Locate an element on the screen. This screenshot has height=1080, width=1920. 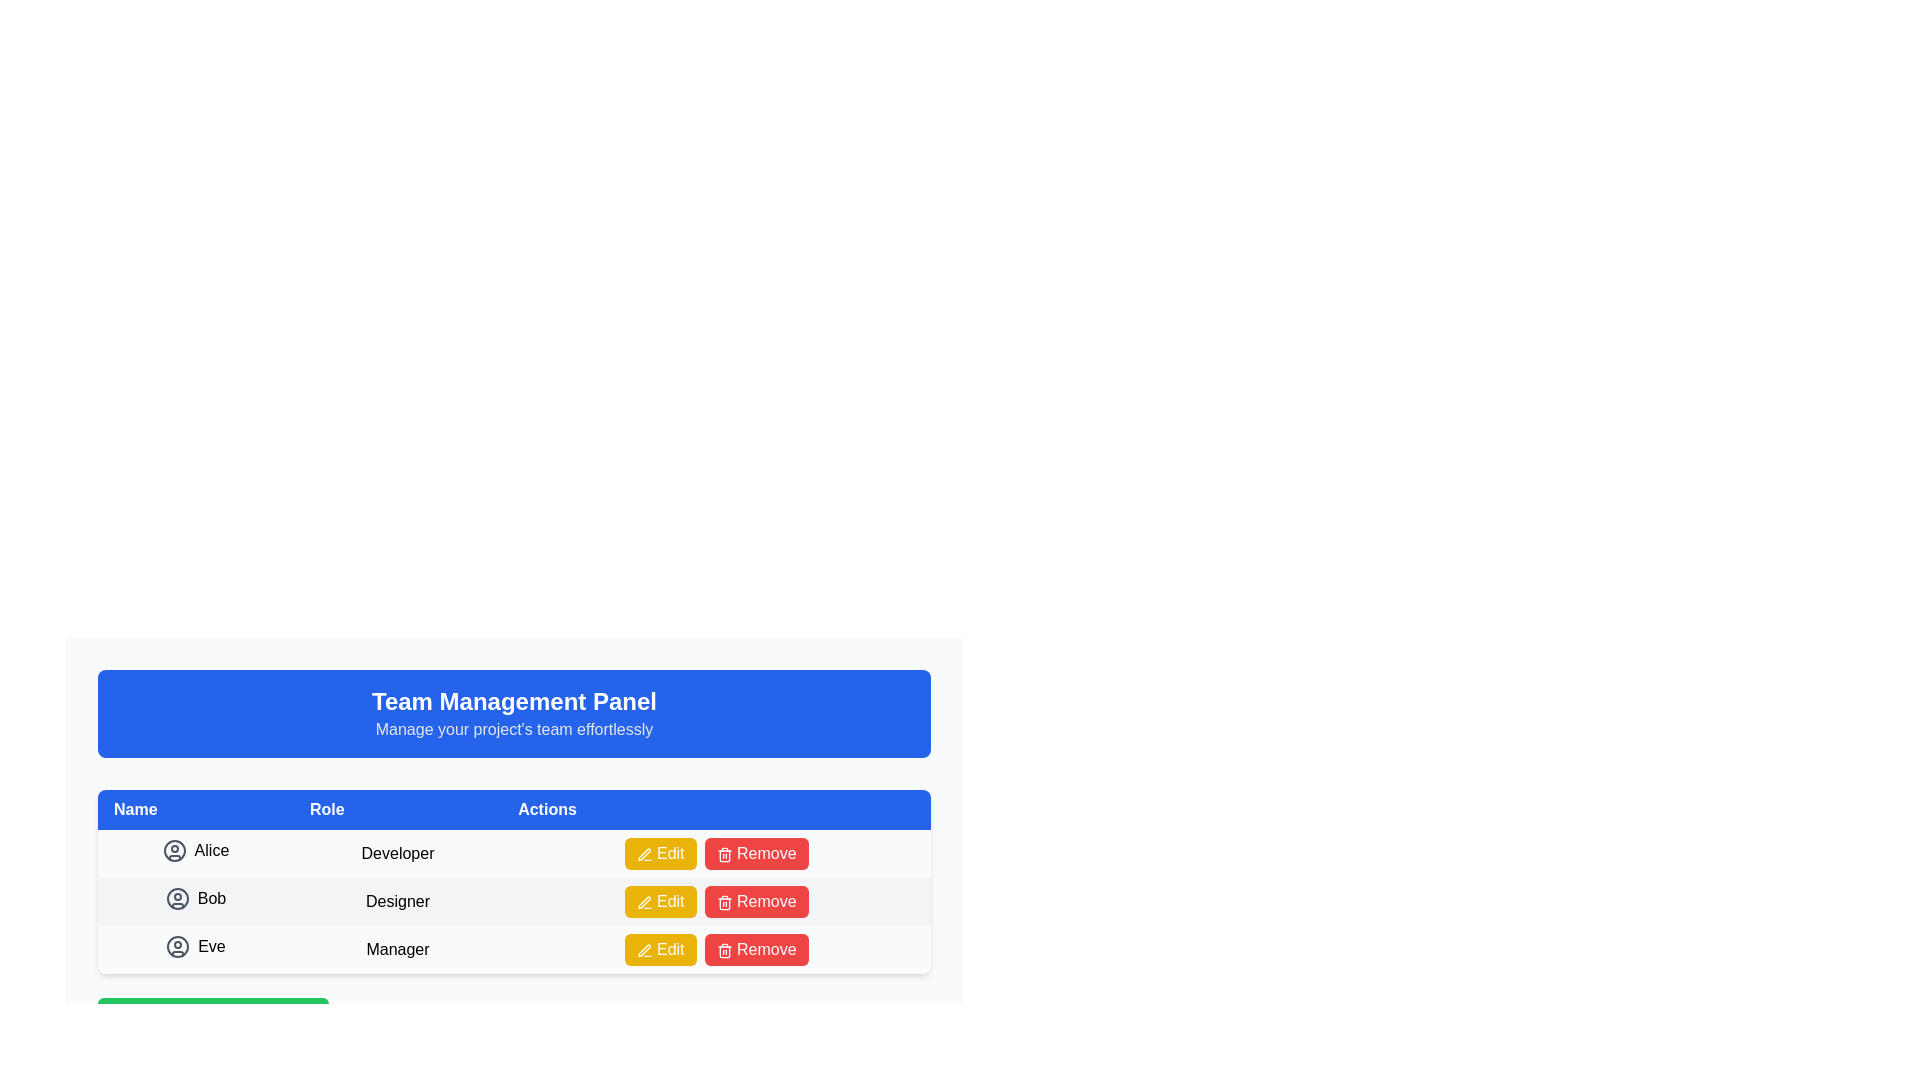
the circular user profile silhouette icon located in the second row of the tabular structure under the 'Name' column, adjacent to the text 'Bob' is located at coordinates (177, 897).